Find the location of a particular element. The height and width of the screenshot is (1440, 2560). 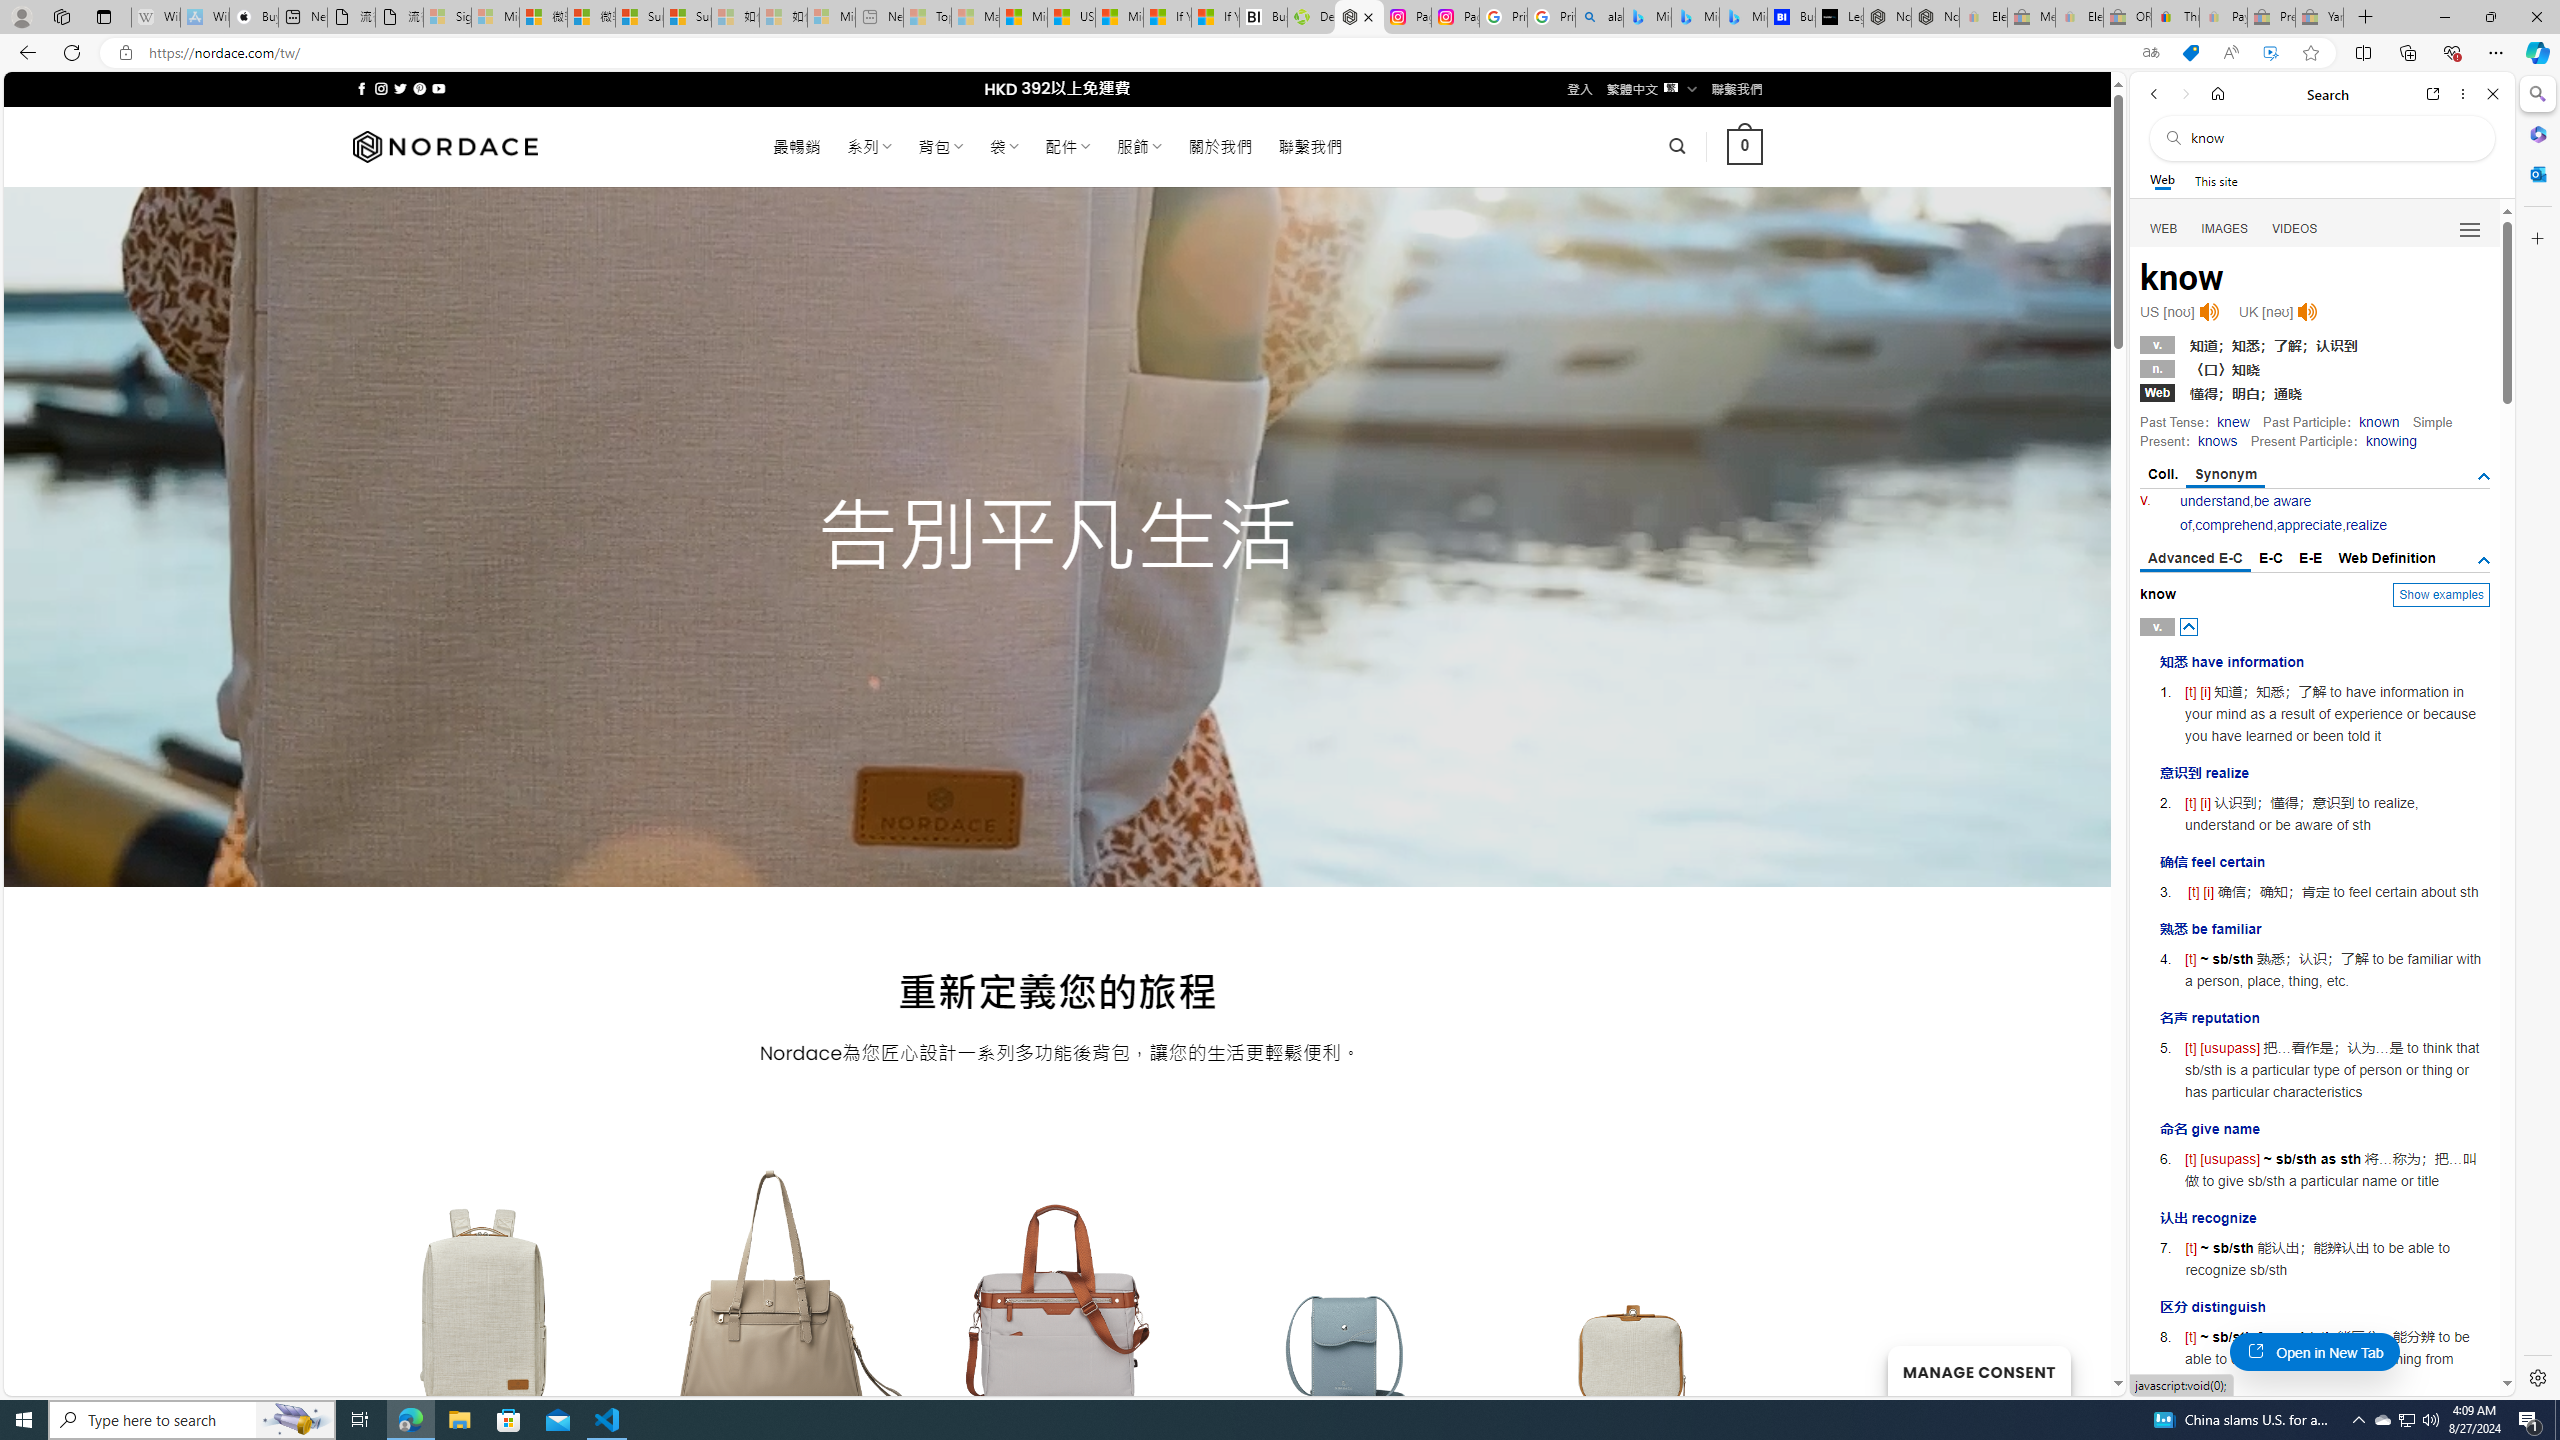

'Microsoft Bing Travel - Shangri-La Hotel Bangkok' is located at coordinates (1742, 16).